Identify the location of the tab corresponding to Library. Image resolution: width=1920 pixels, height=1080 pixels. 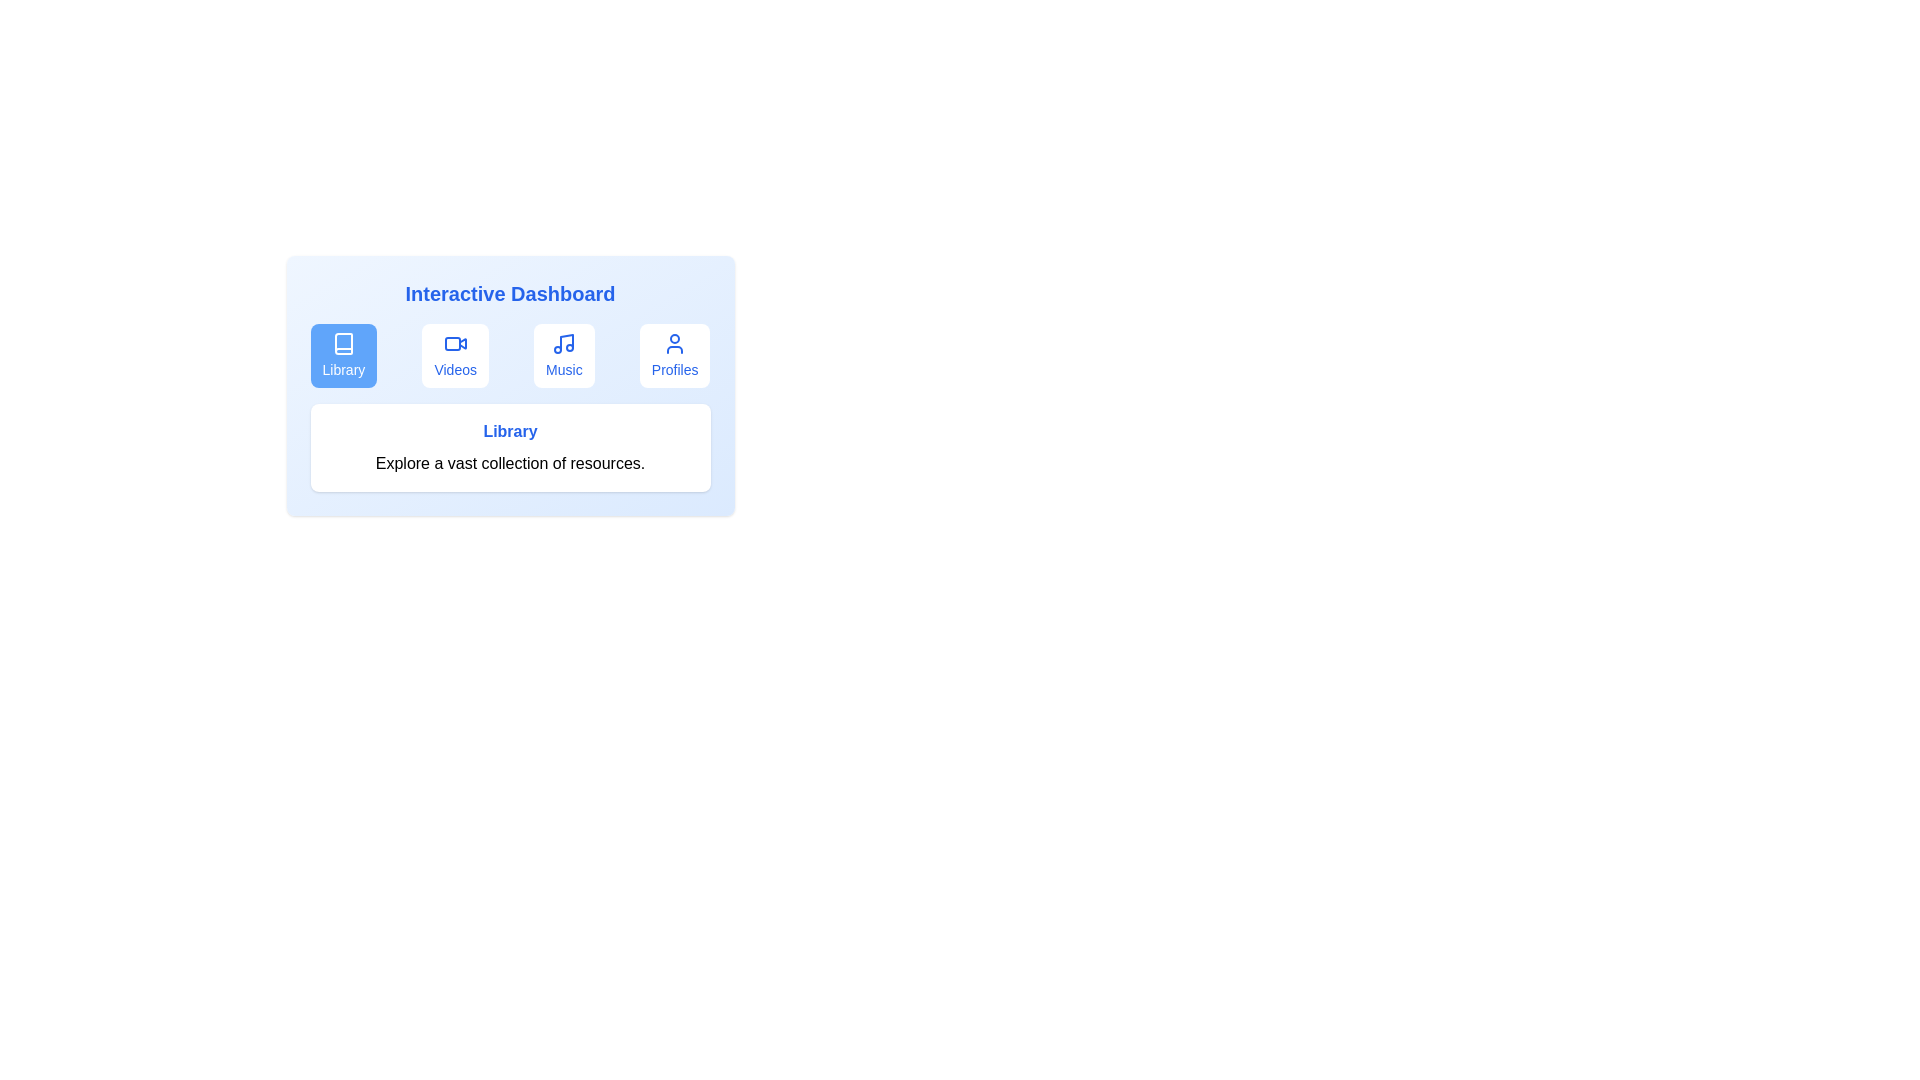
(343, 354).